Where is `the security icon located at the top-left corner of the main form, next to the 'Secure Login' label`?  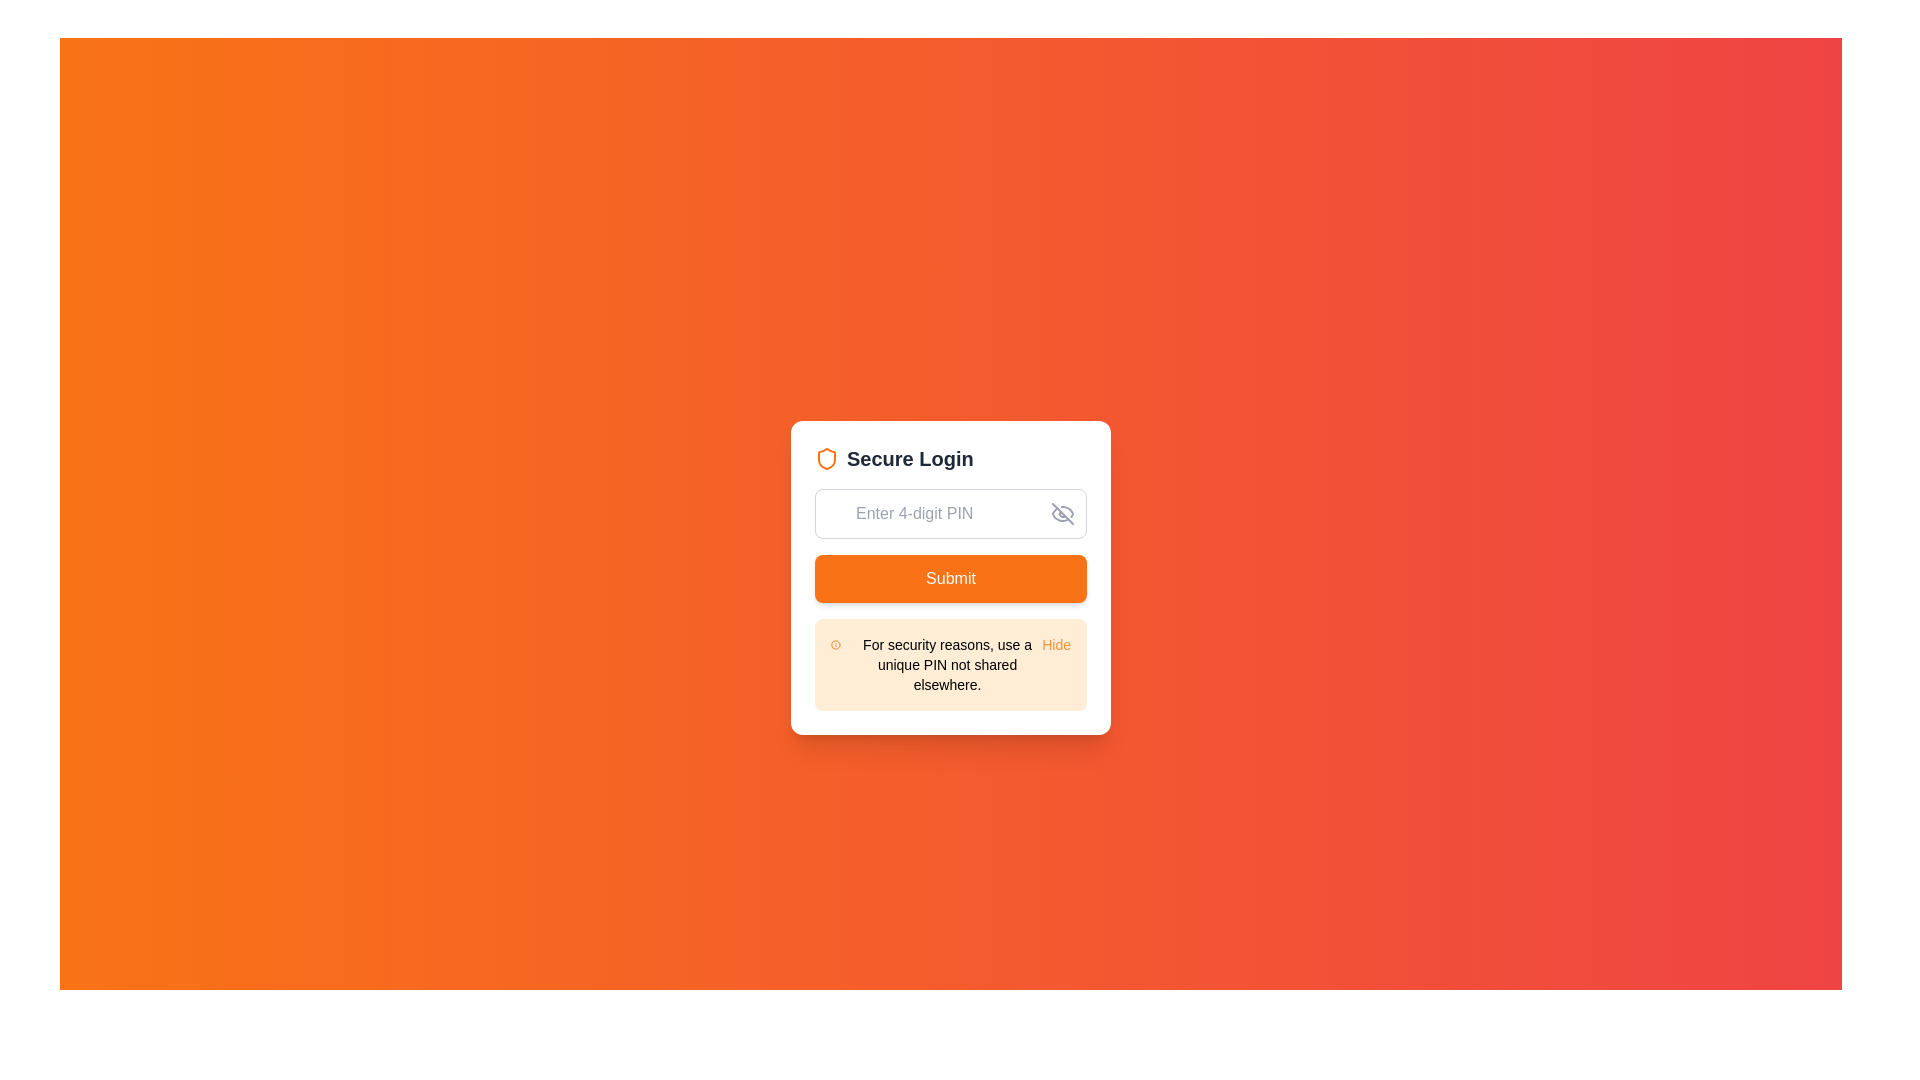 the security icon located at the top-left corner of the main form, next to the 'Secure Login' label is located at coordinates (826, 459).